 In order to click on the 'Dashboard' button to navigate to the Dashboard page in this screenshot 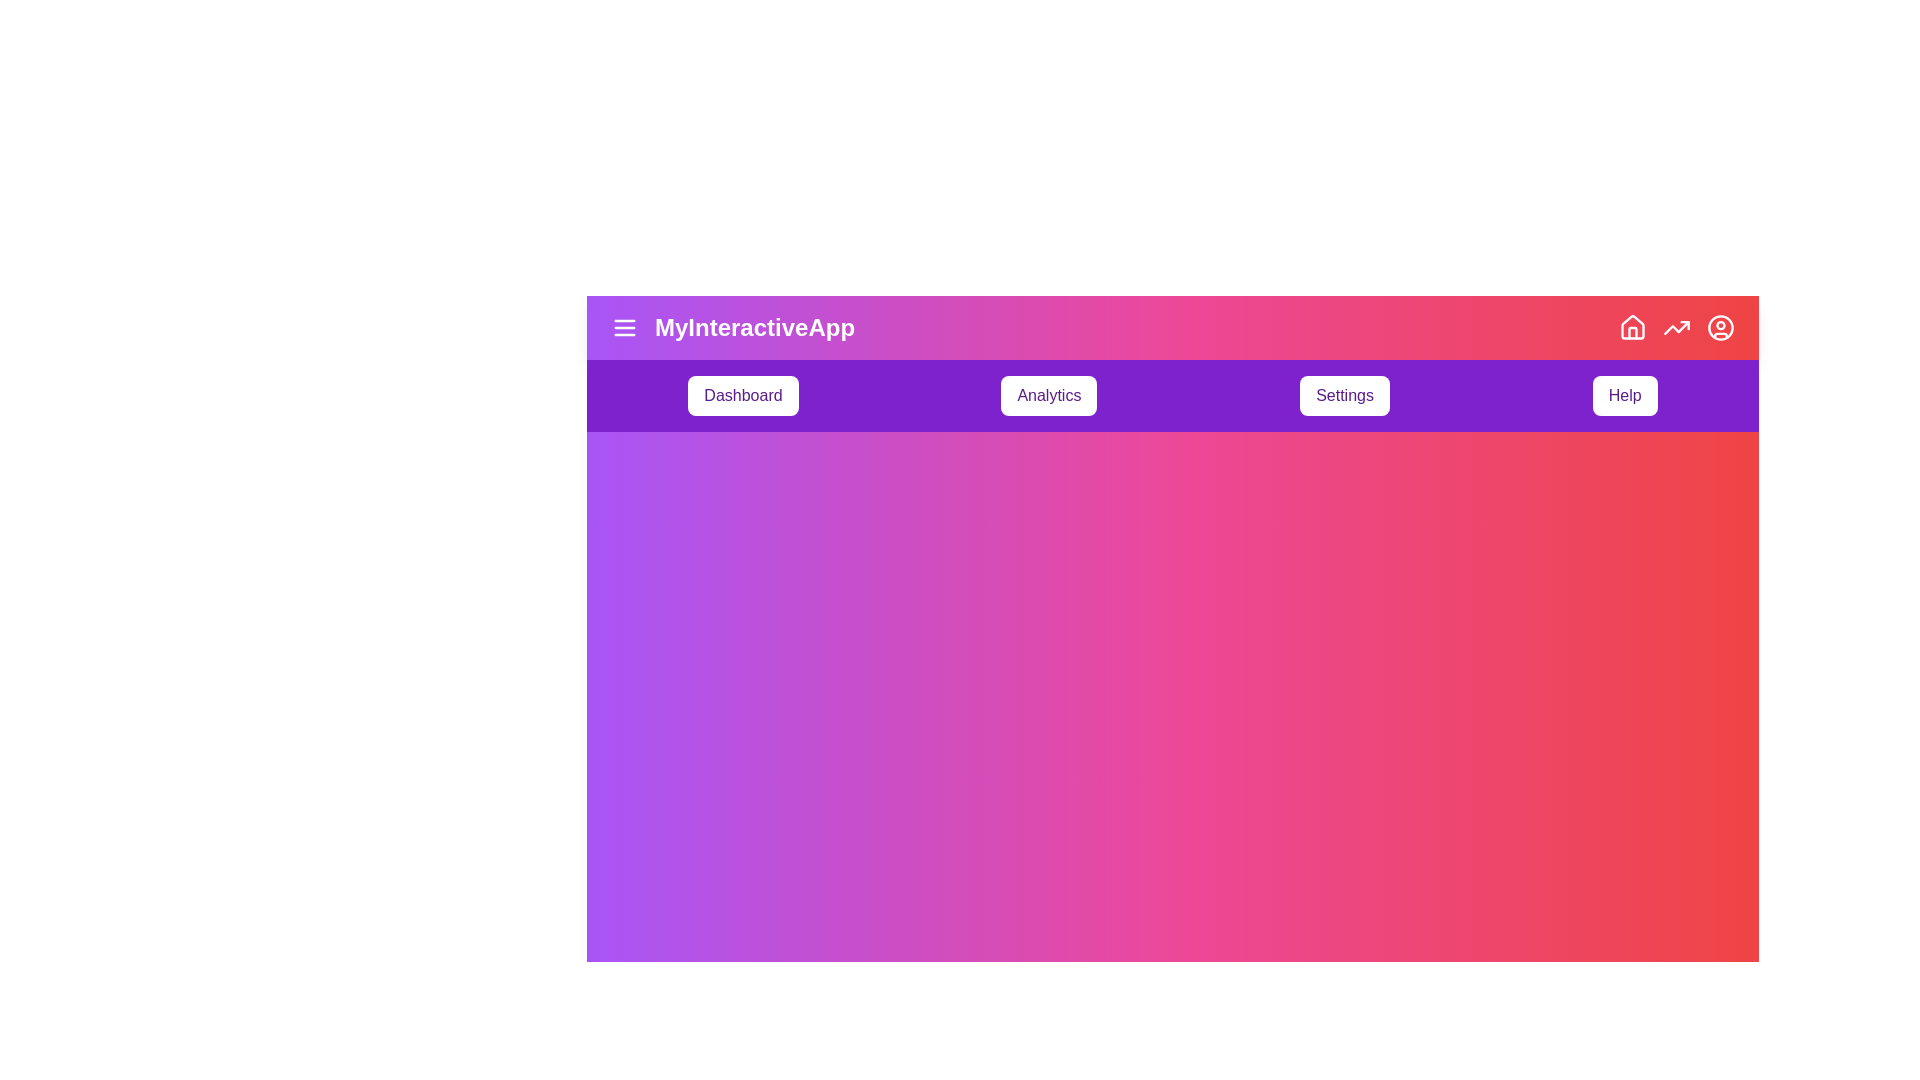, I will do `click(742, 396)`.